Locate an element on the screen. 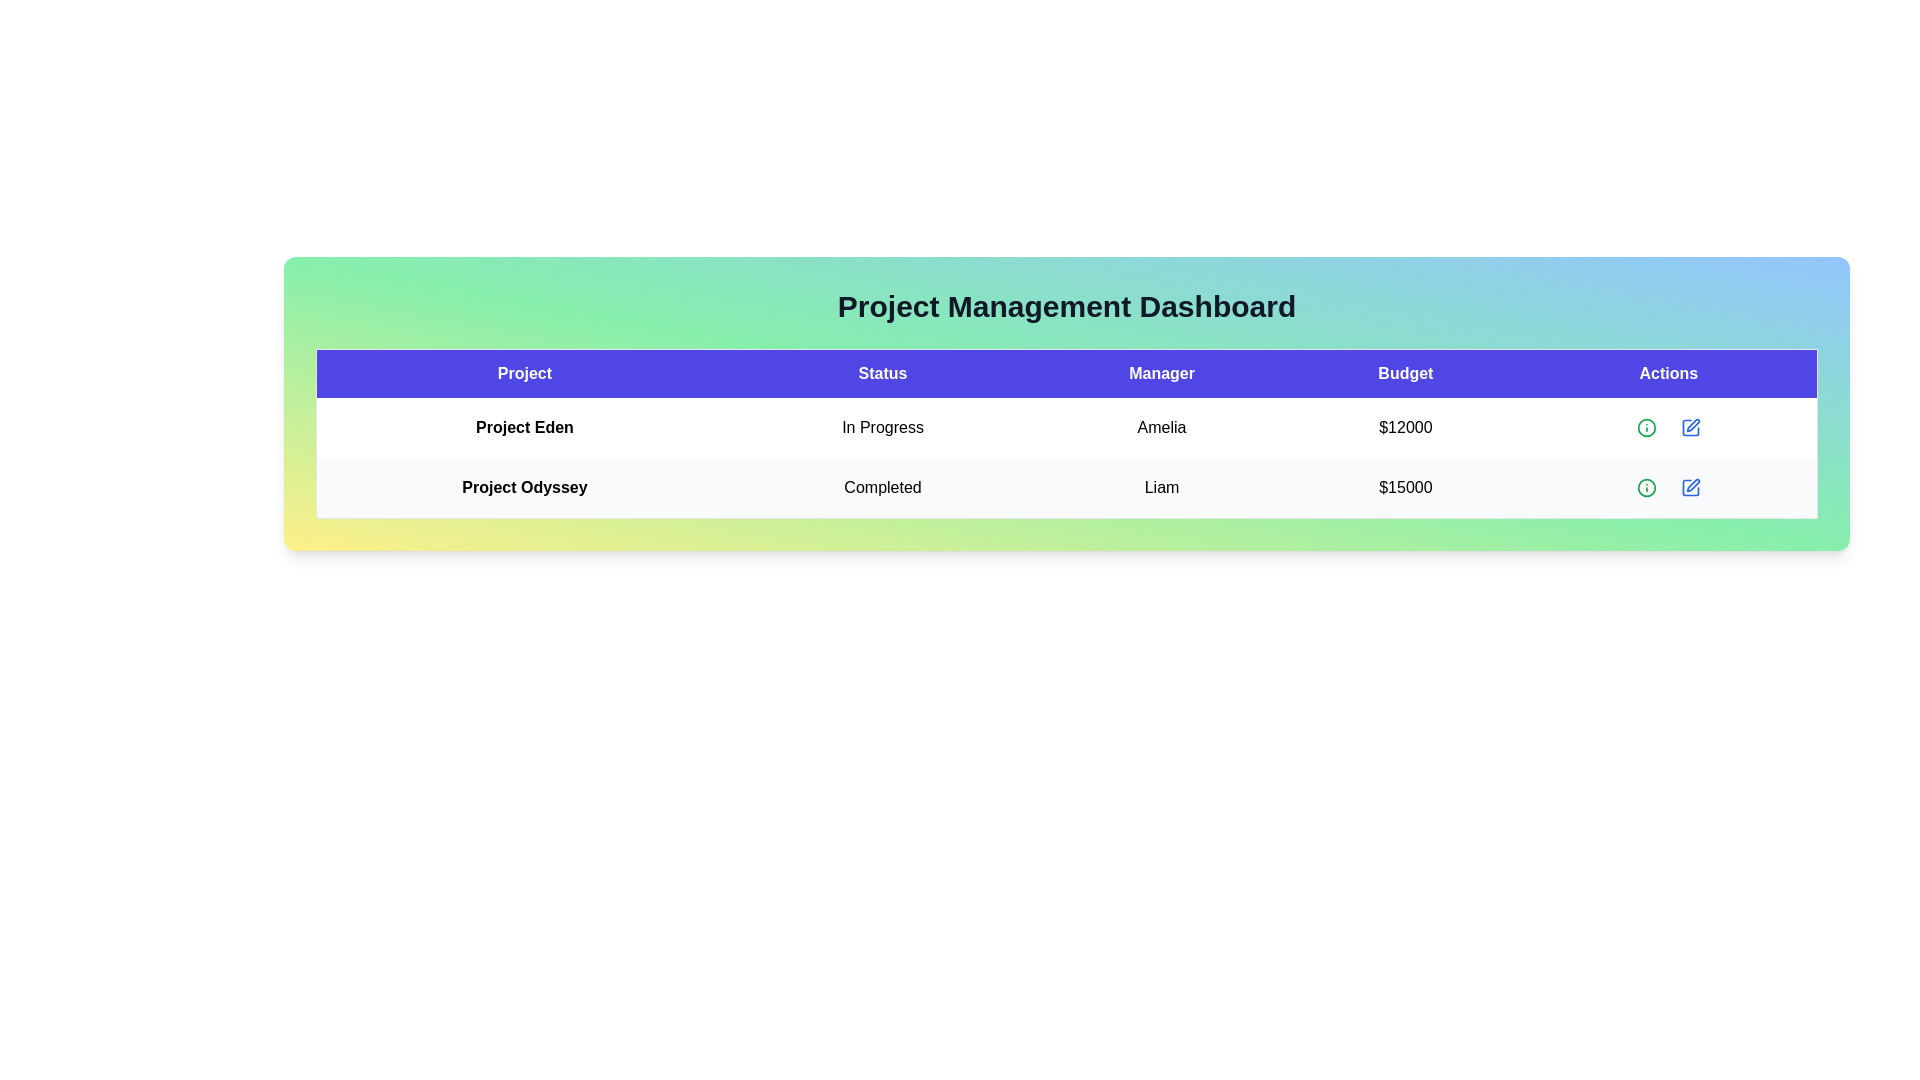 The height and width of the screenshot is (1080, 1920). the 'Budget' static text label, which is a bold white text on a solid blue background, located as the fourth item in the navigation bar among 'Project', 'Status', 'Manager', and 'Actions' is located at coordinates (1404, 373).